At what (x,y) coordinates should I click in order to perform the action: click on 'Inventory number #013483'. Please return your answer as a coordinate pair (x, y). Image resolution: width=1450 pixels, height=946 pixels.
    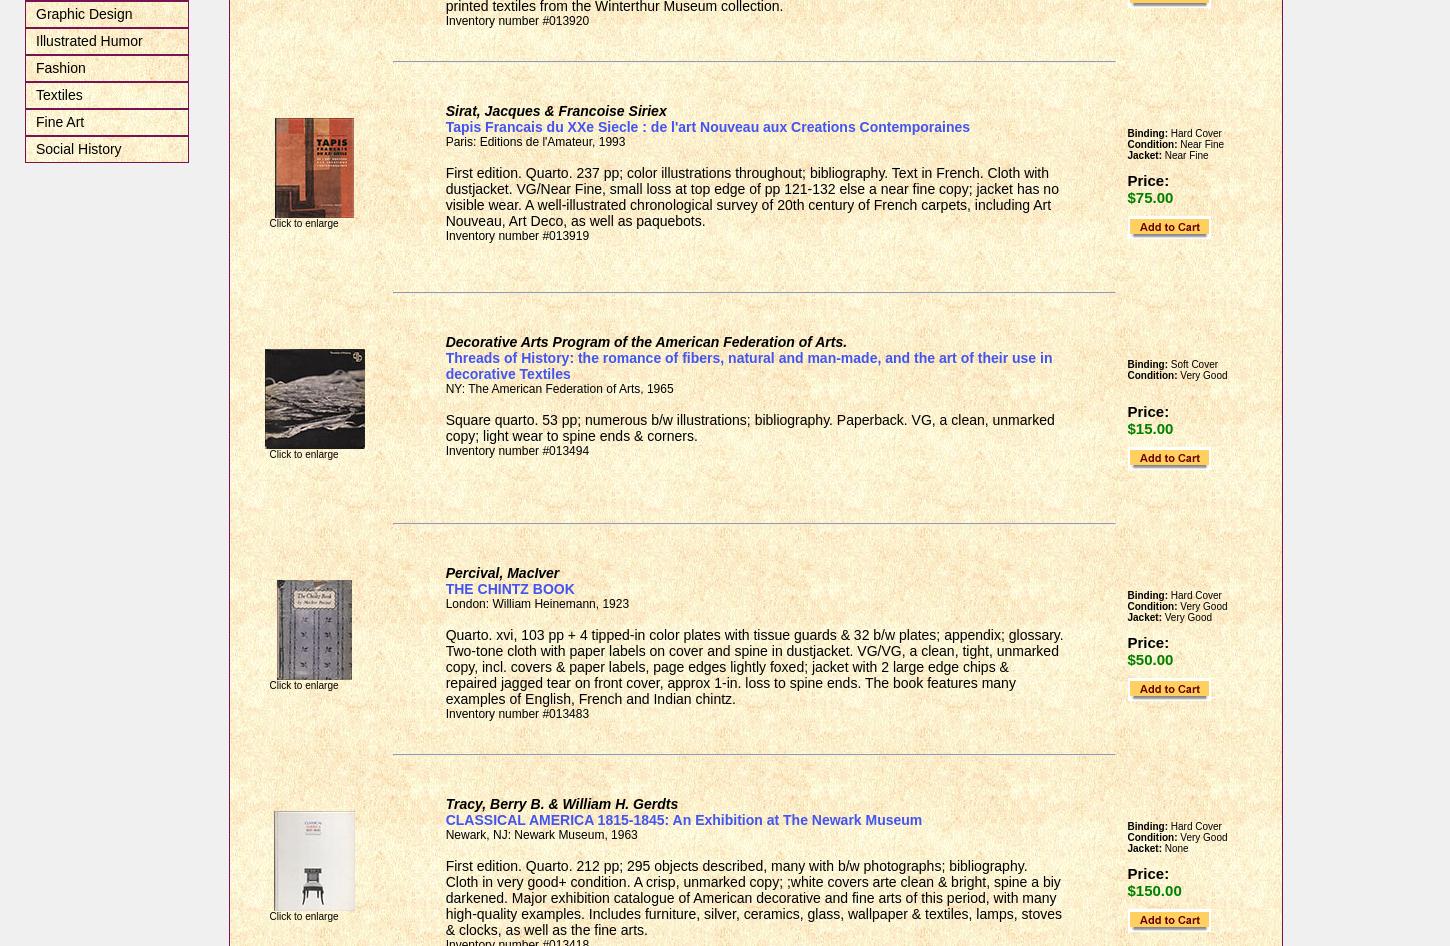
    Looking at the image, I should click on (517, 713).